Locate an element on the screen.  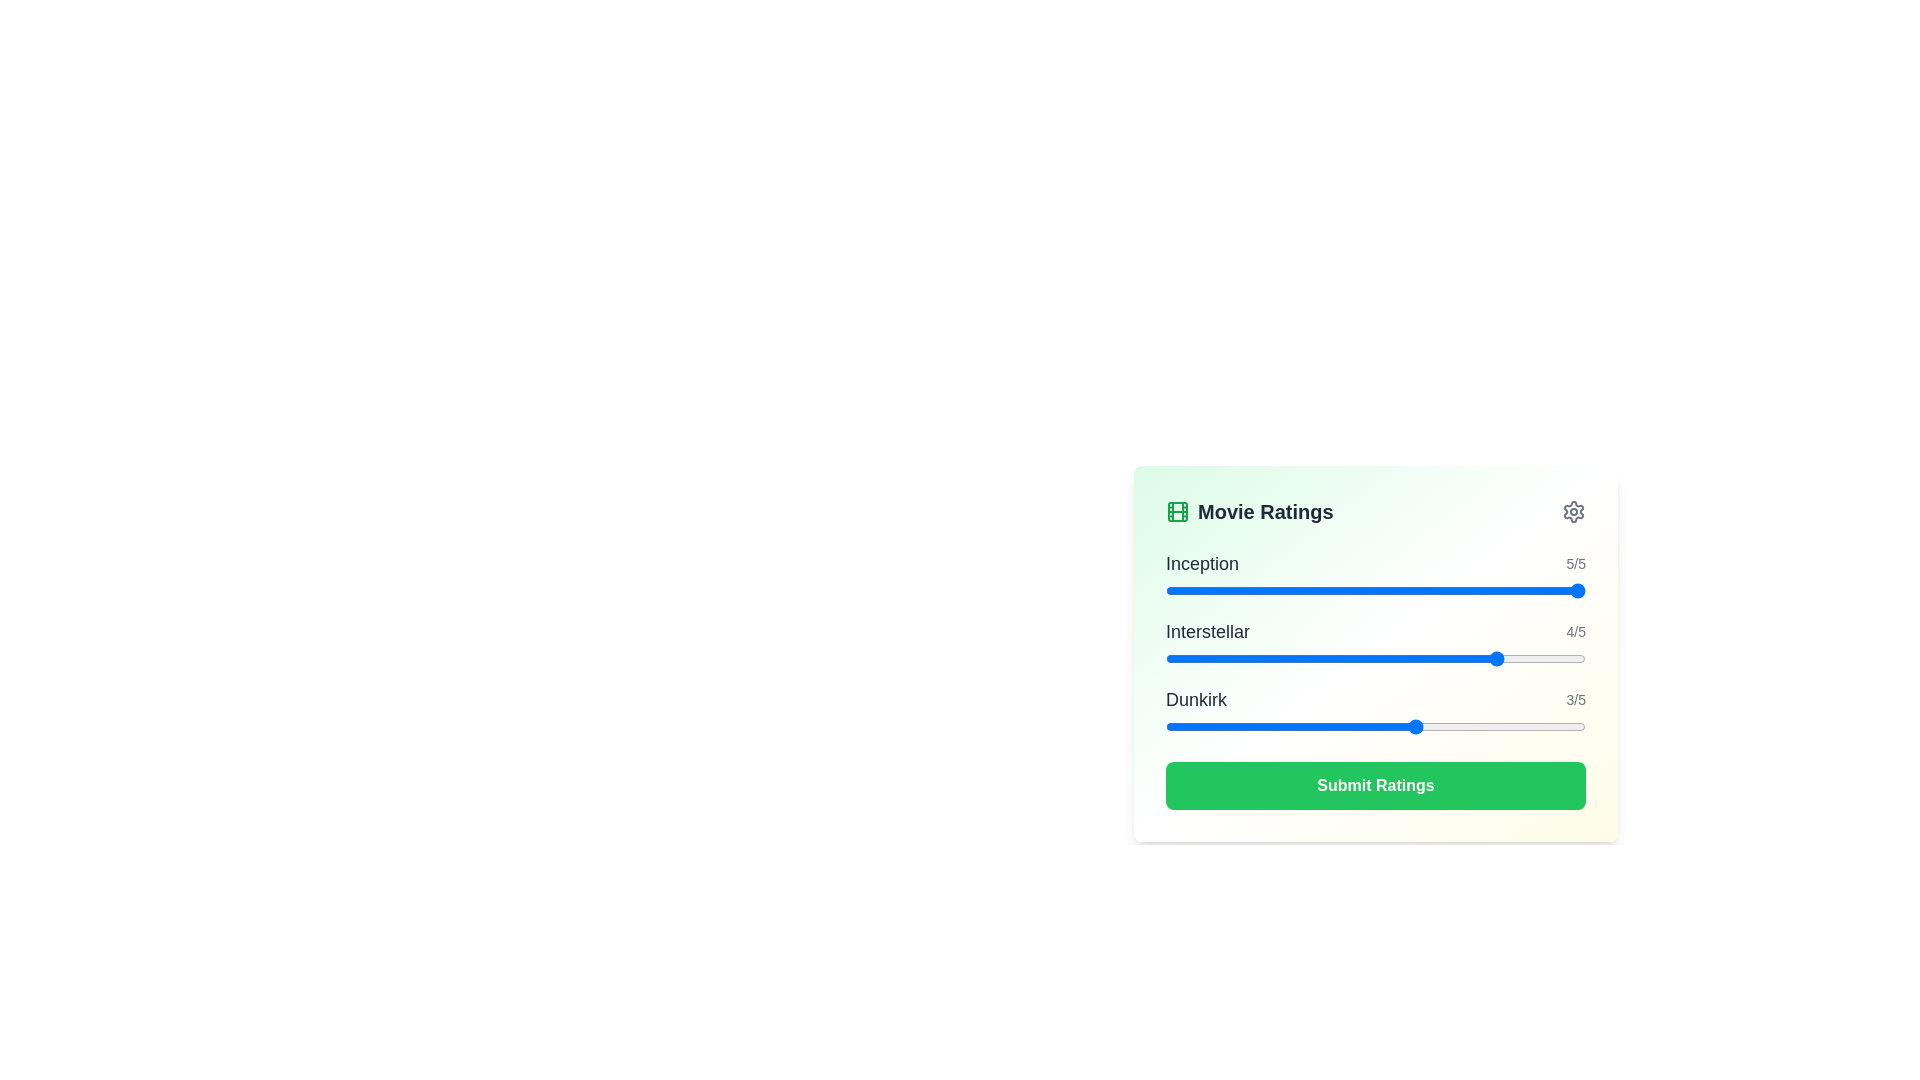
the third slider input for rating the movie 'Dunkirk' to set a value between 0 and 5 is located at coordinates (1375, 711).